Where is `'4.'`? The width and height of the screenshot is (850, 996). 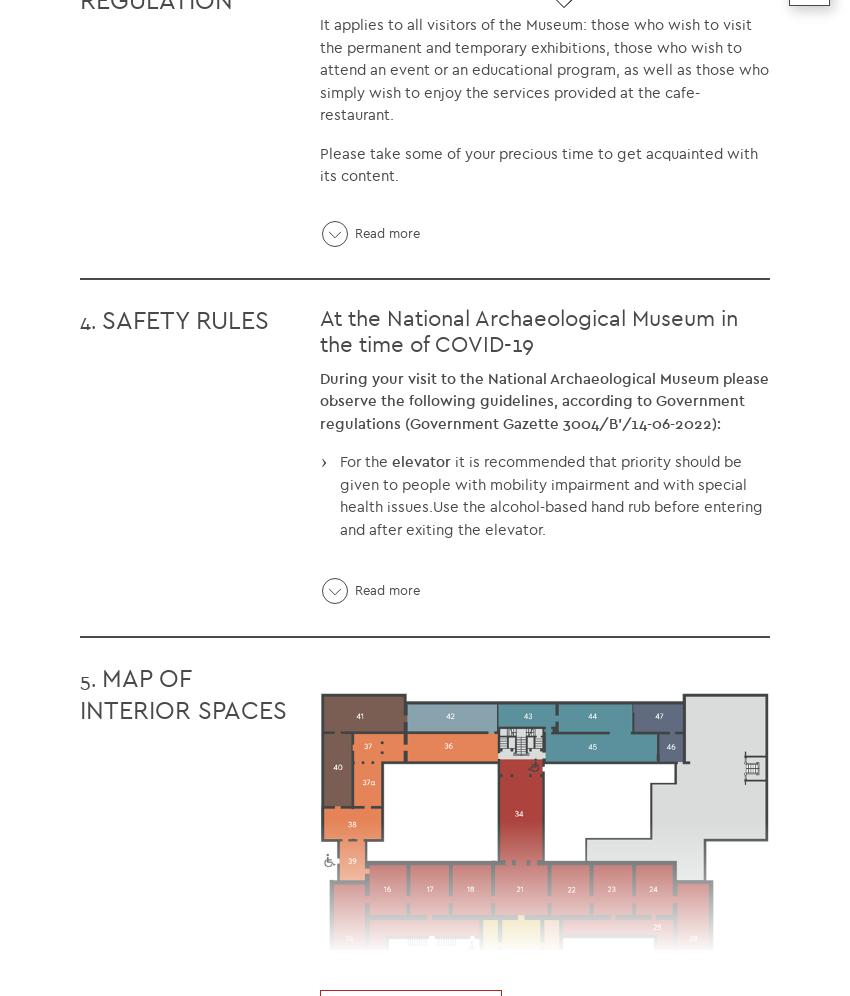 '4.' is located at coordinates (90, 320).